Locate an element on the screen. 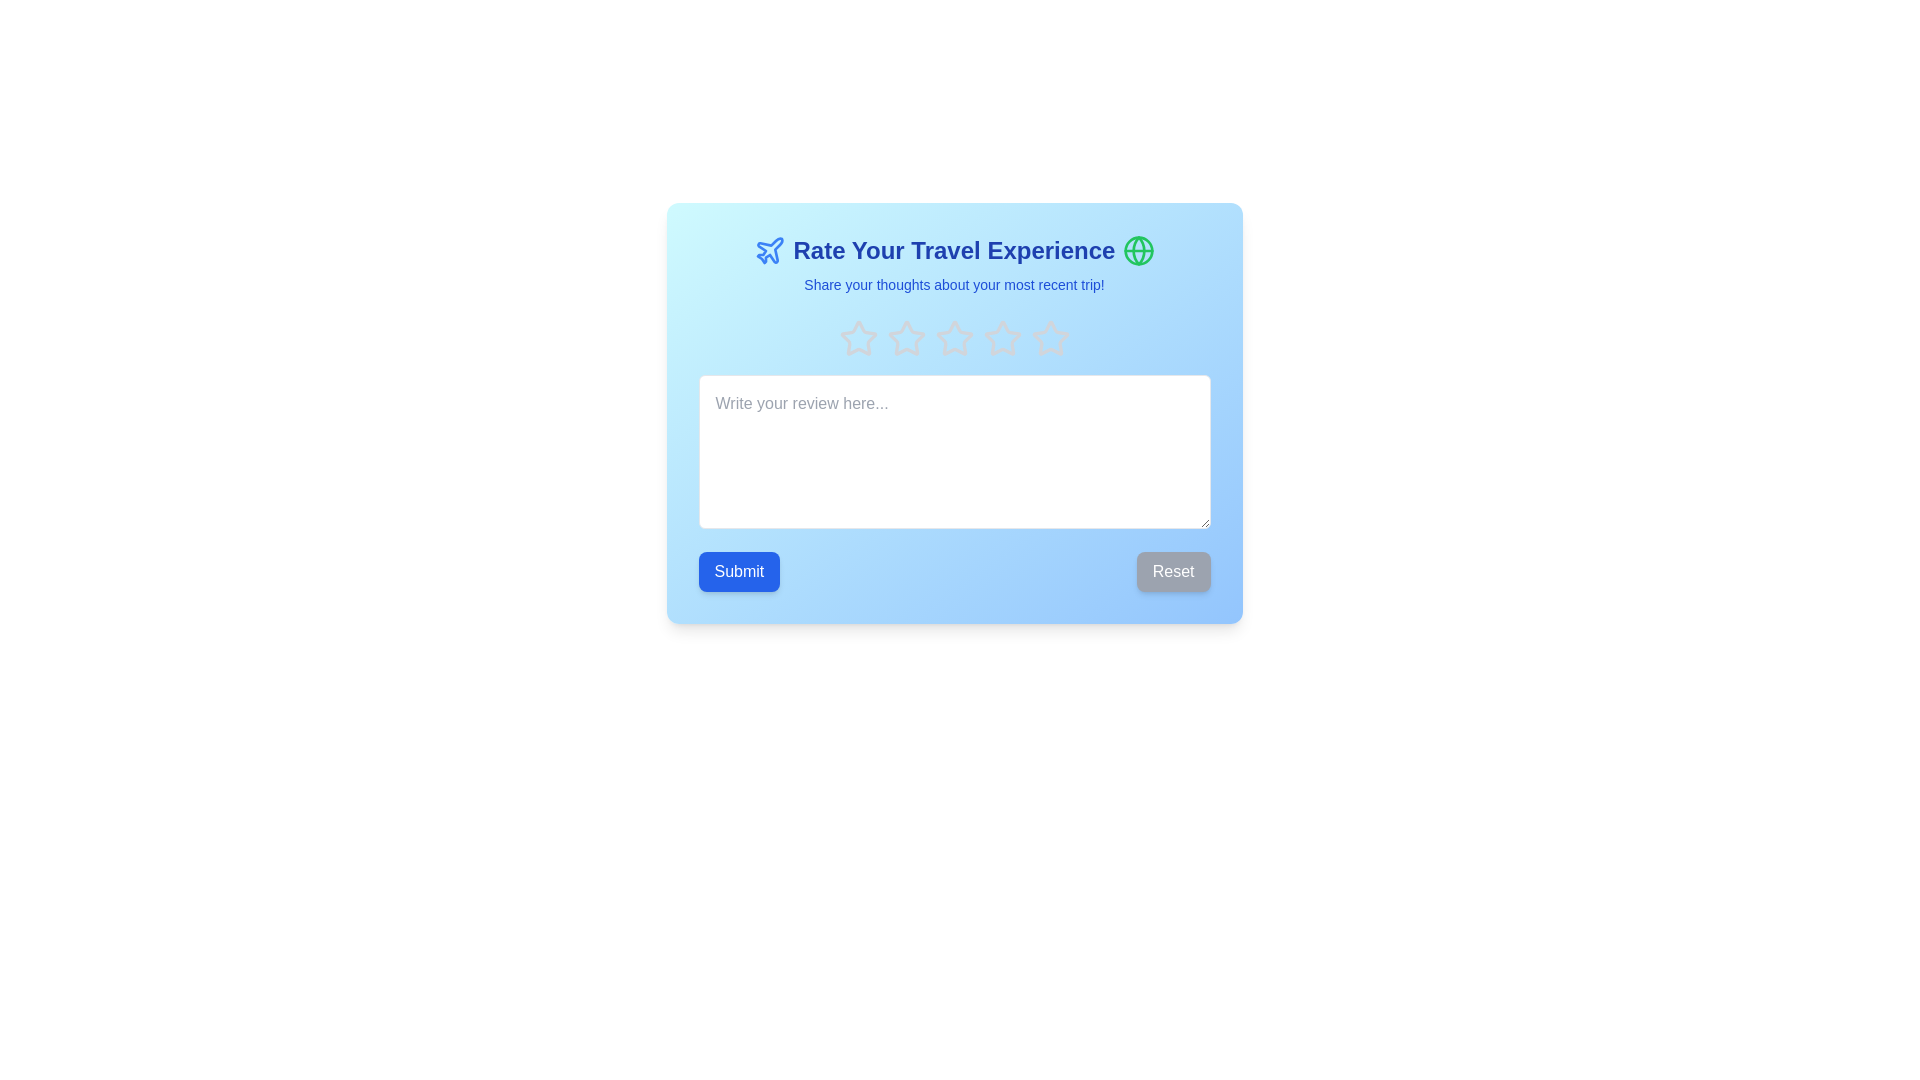 The image size is (1920, 1080). the header text block element that introduces the user to the rating interface for travel experiences is located at coordinates (953, 264).